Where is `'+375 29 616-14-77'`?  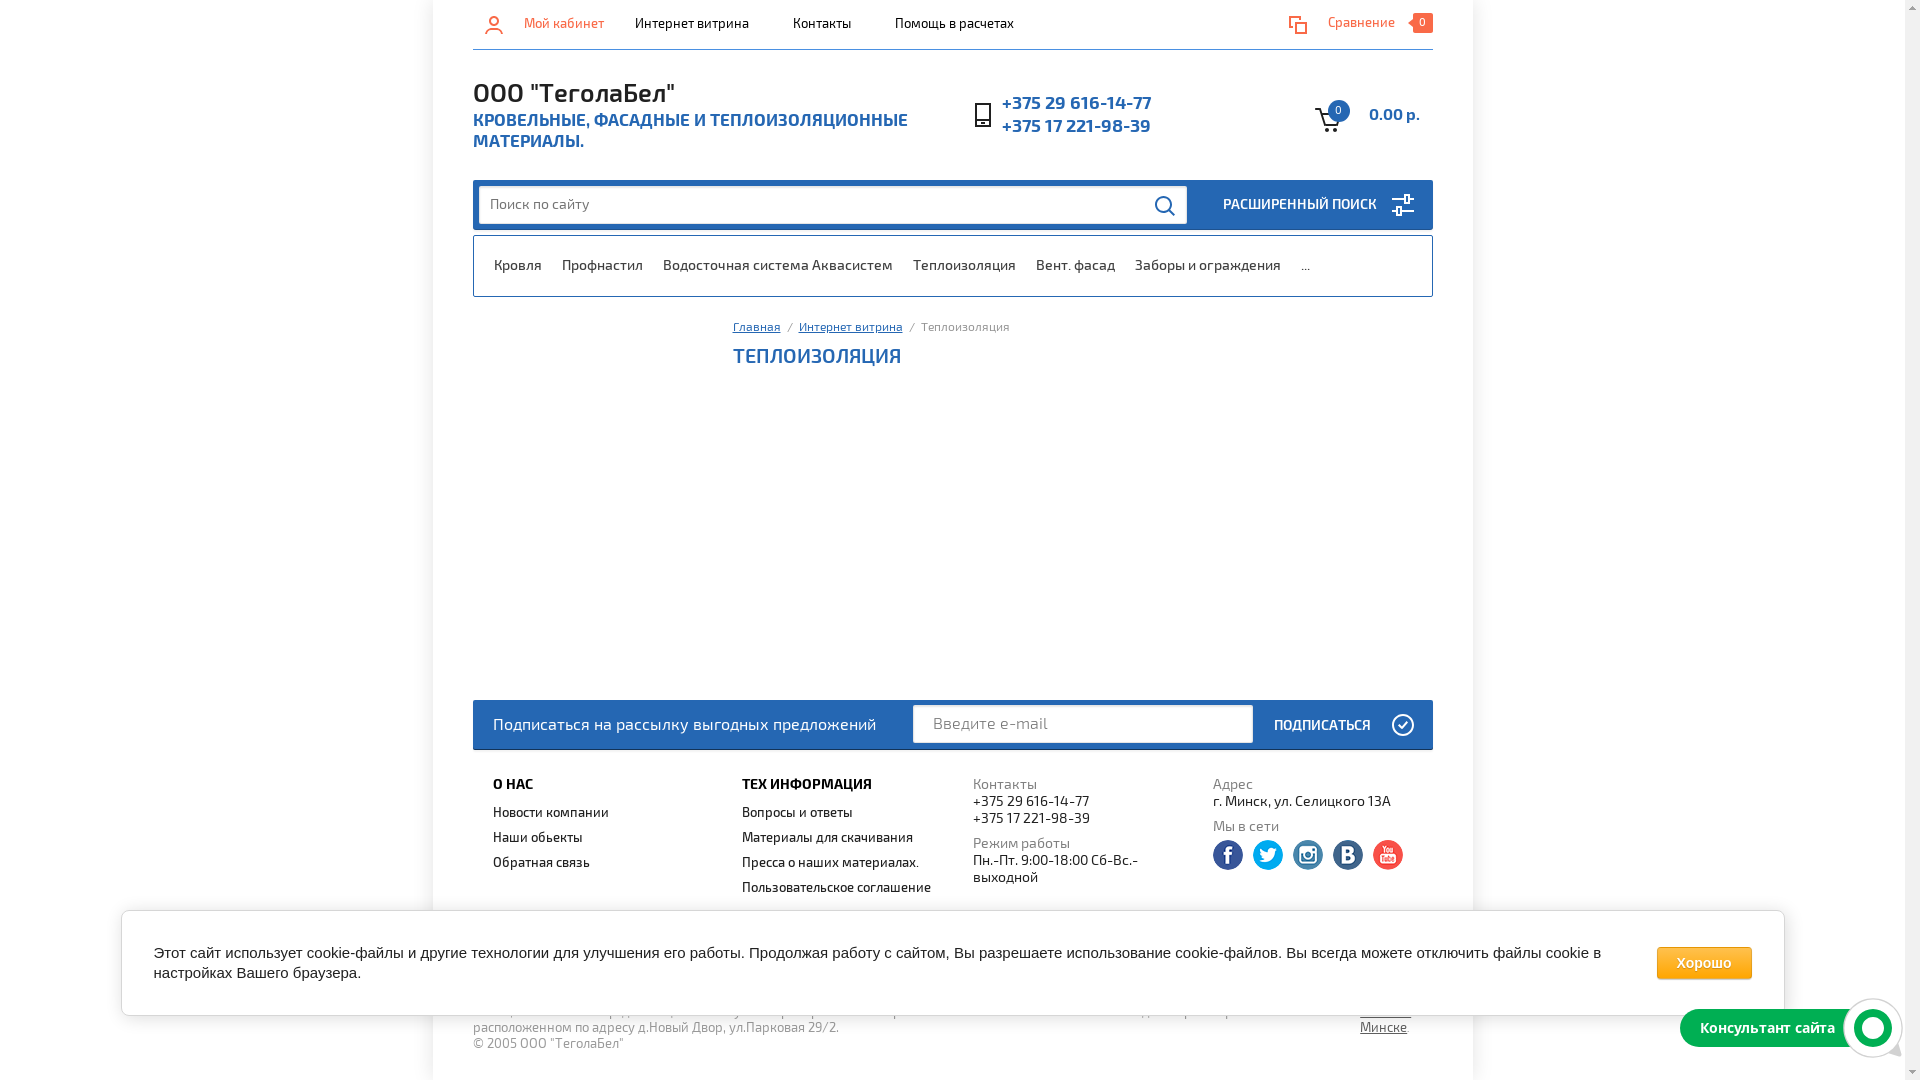 '+375 29 616-14-77' is located at coordinates (1075, 103).